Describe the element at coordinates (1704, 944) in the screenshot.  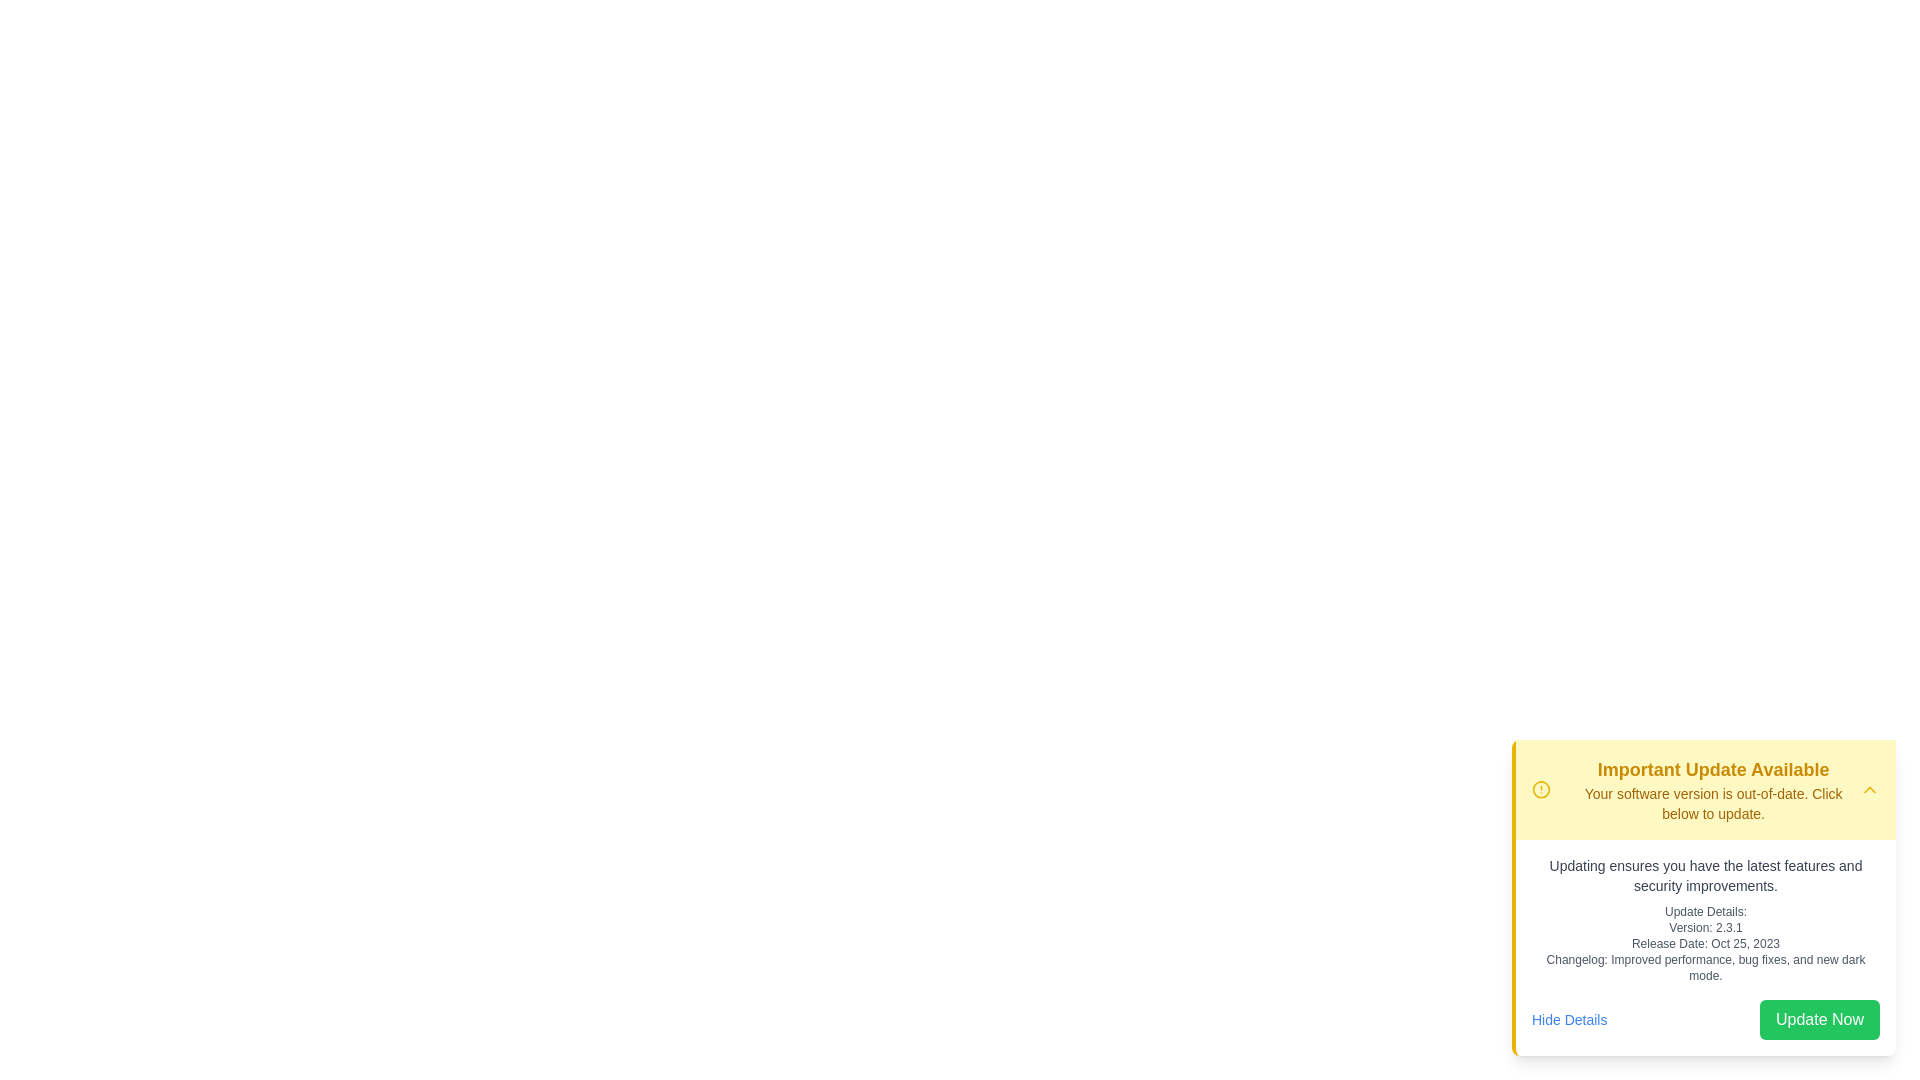
I see `the text label displaying 'Release Date: Oct 25, 2023', which is styled in gray and located between 'Version: 2.3.1' and the changelog description` at that location.